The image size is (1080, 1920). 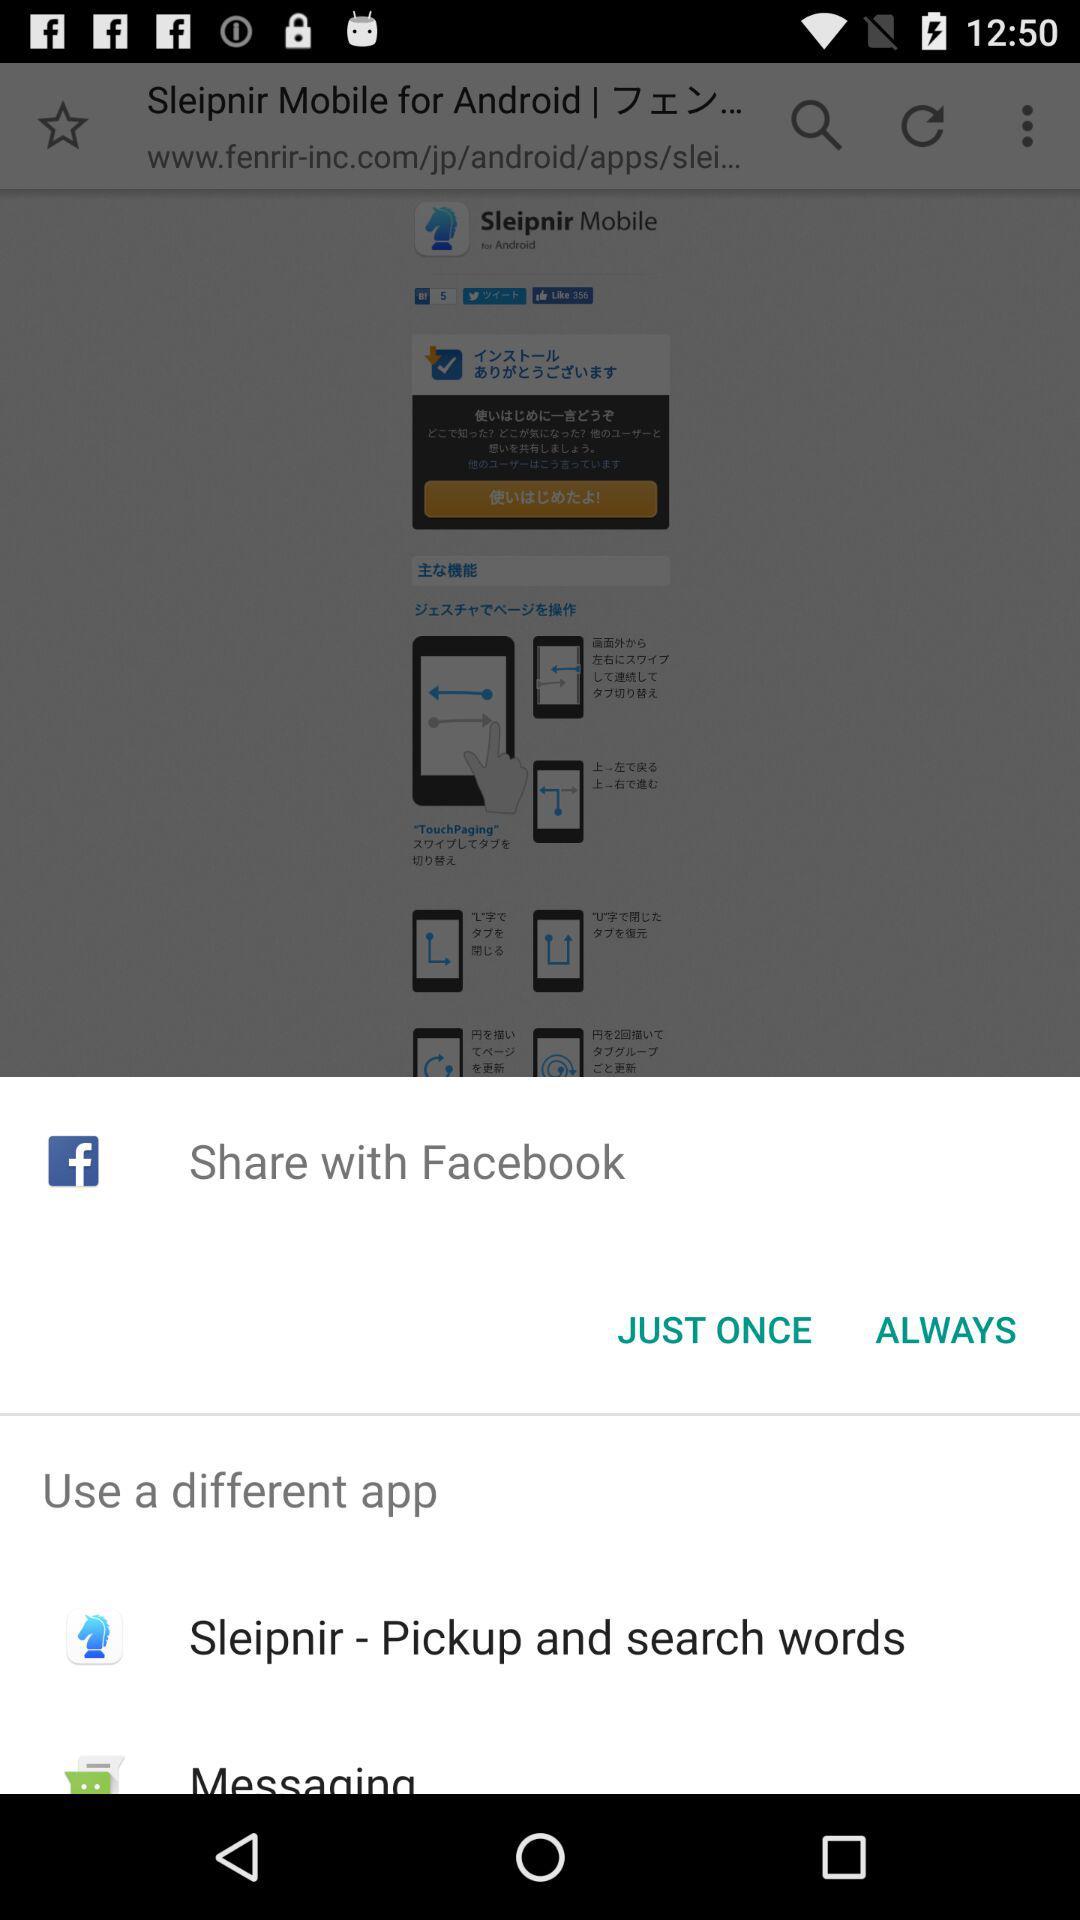 I want to click on the button to the left of always button, so click(x=713, y=1329).